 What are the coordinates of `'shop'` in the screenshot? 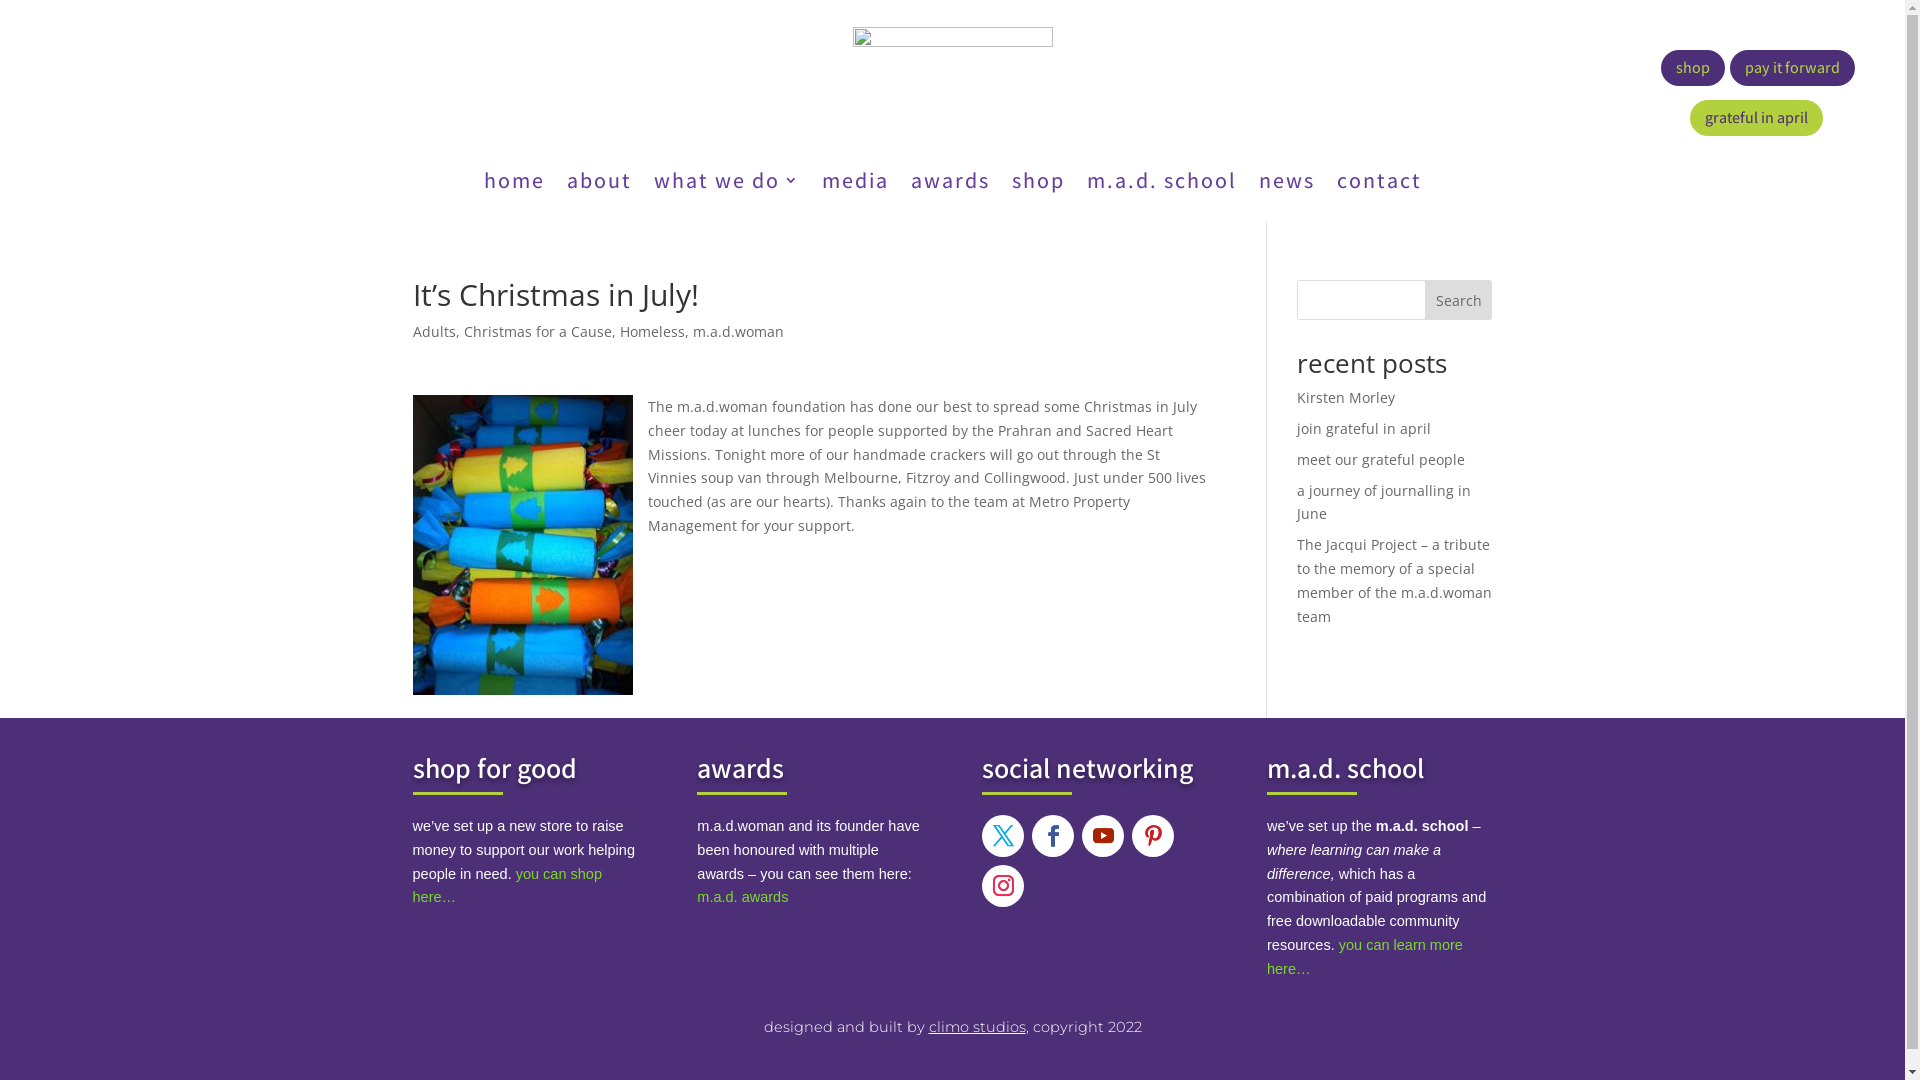 It's located at (1692, 67).